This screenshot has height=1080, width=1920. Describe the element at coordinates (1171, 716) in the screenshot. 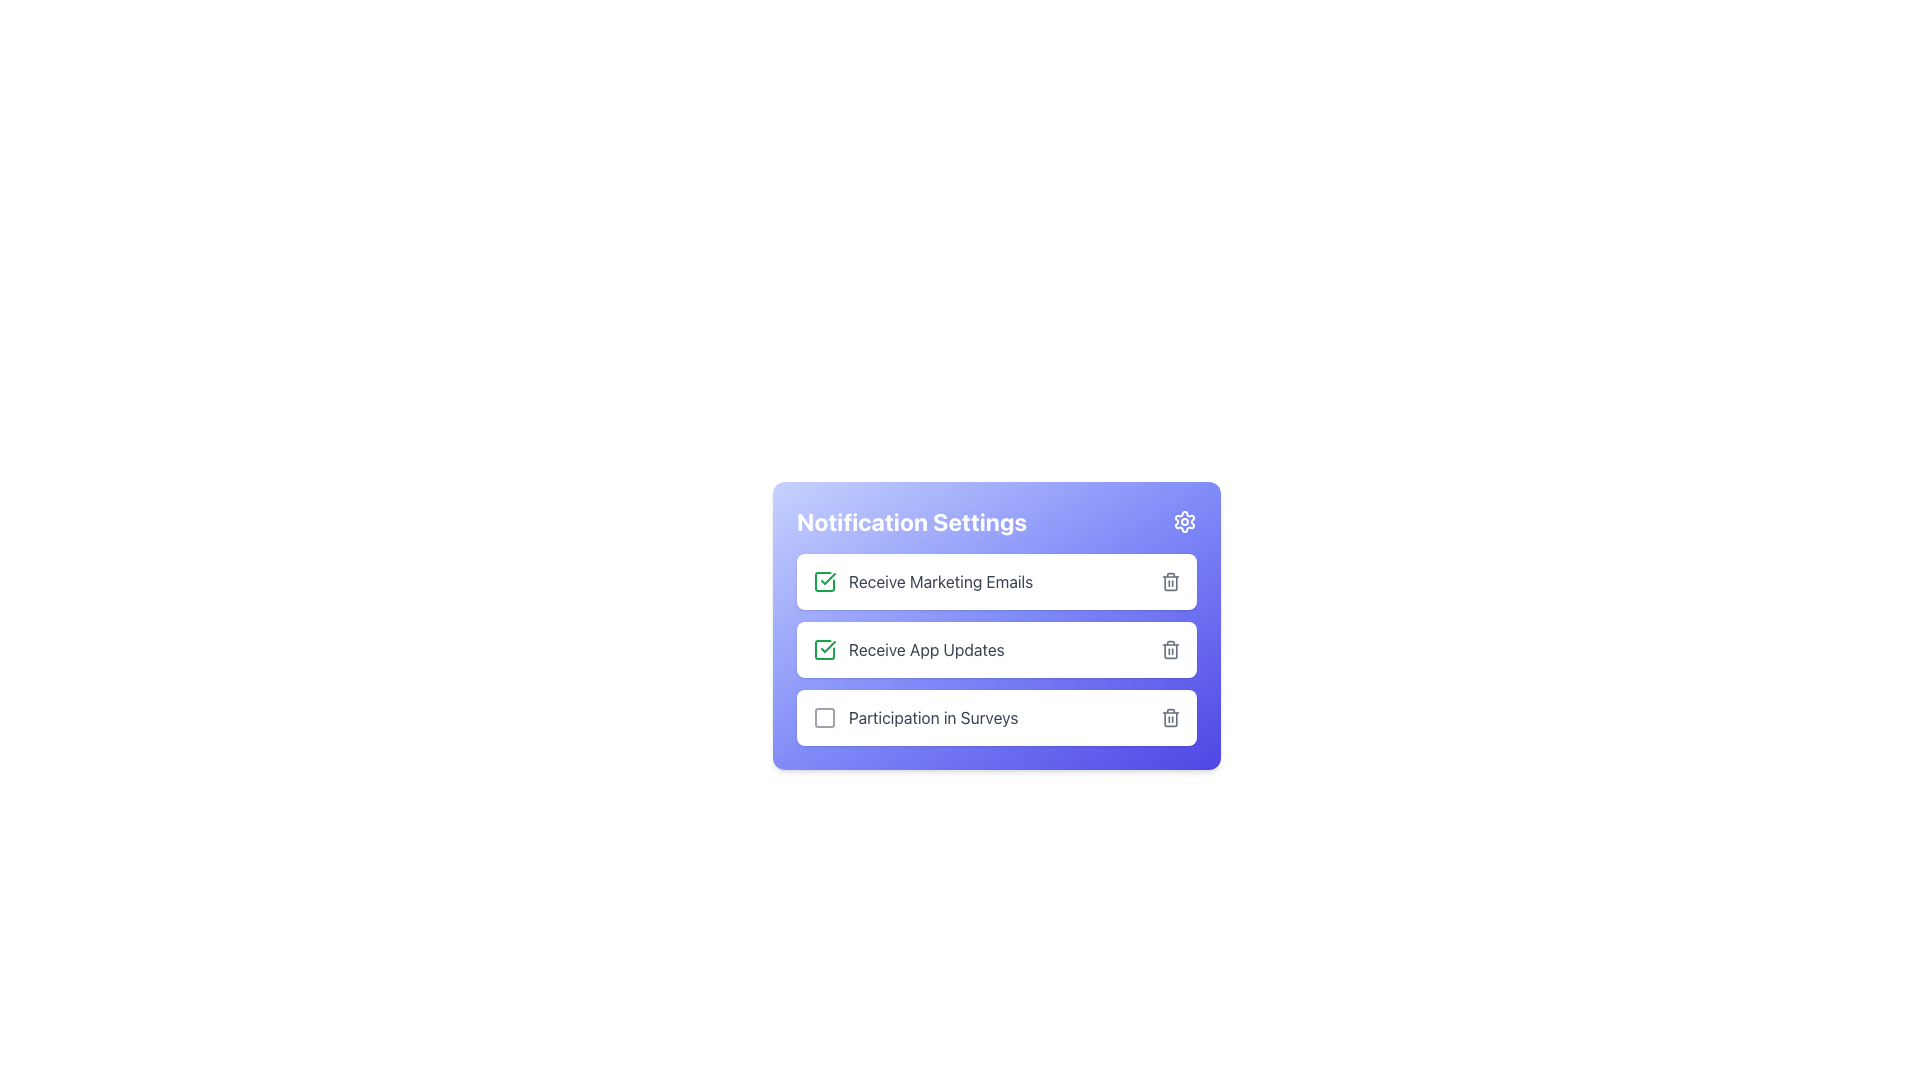

I see `the trash icon button` at that location.